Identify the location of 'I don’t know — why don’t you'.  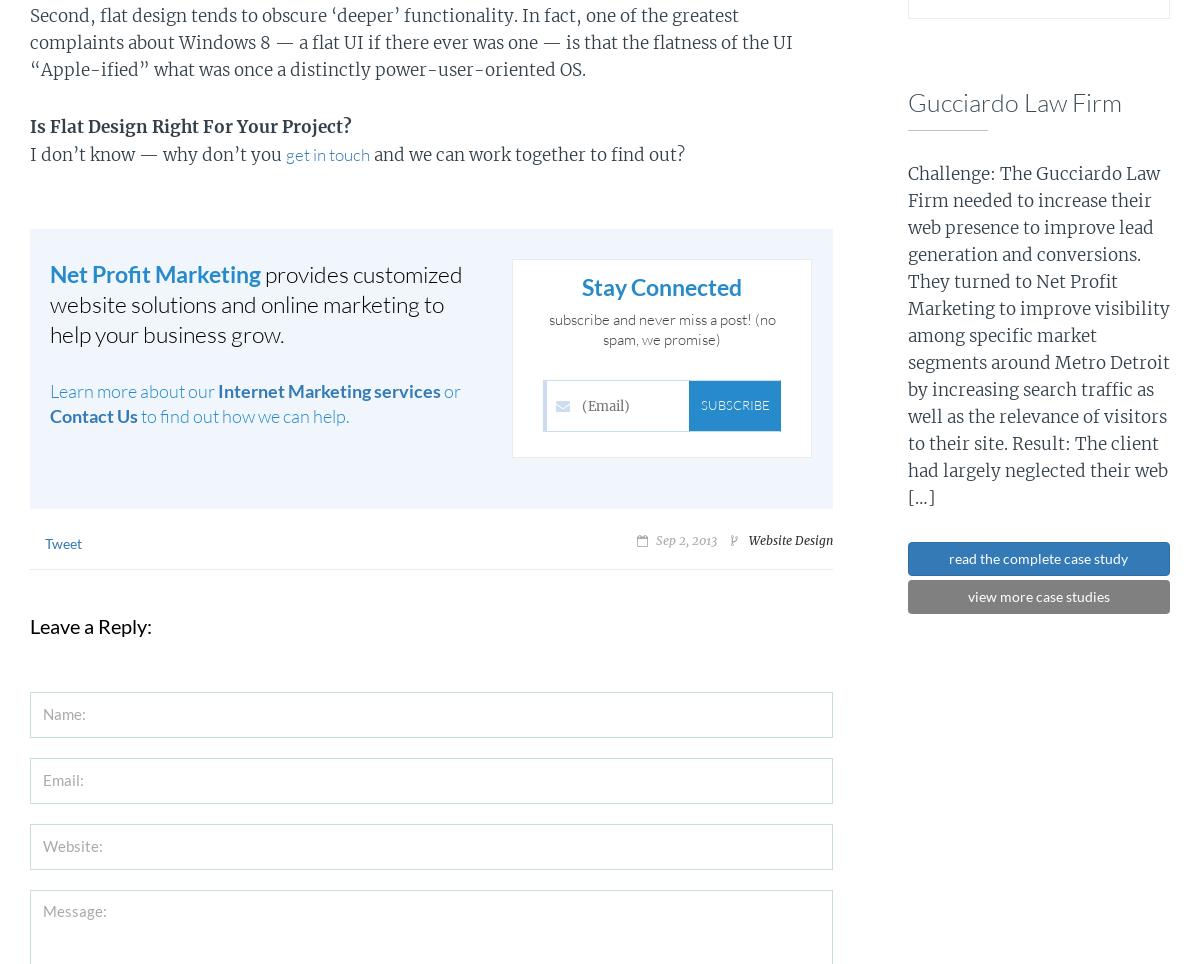
(157, 154).